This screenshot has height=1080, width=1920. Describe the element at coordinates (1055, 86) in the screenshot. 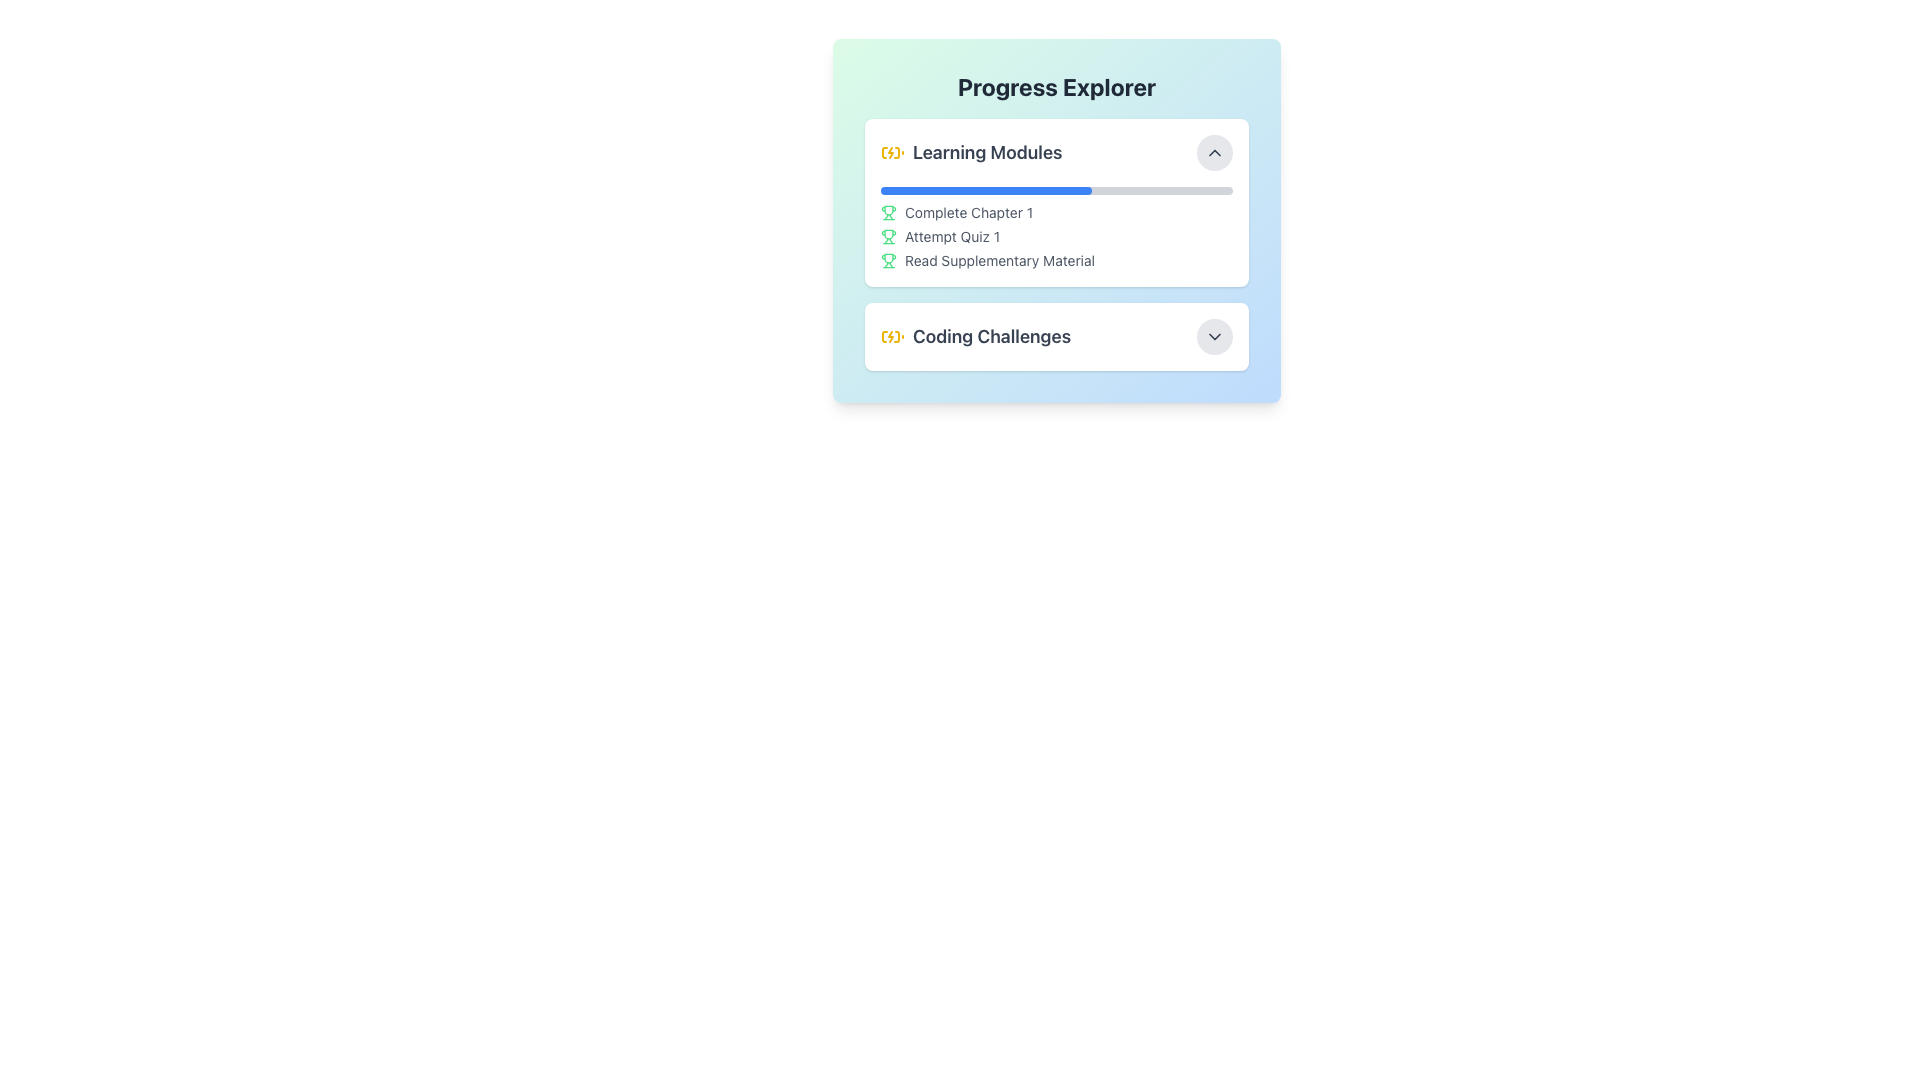

I see `text content of the central header text label indicating 'Progress Explorer'` at that location.